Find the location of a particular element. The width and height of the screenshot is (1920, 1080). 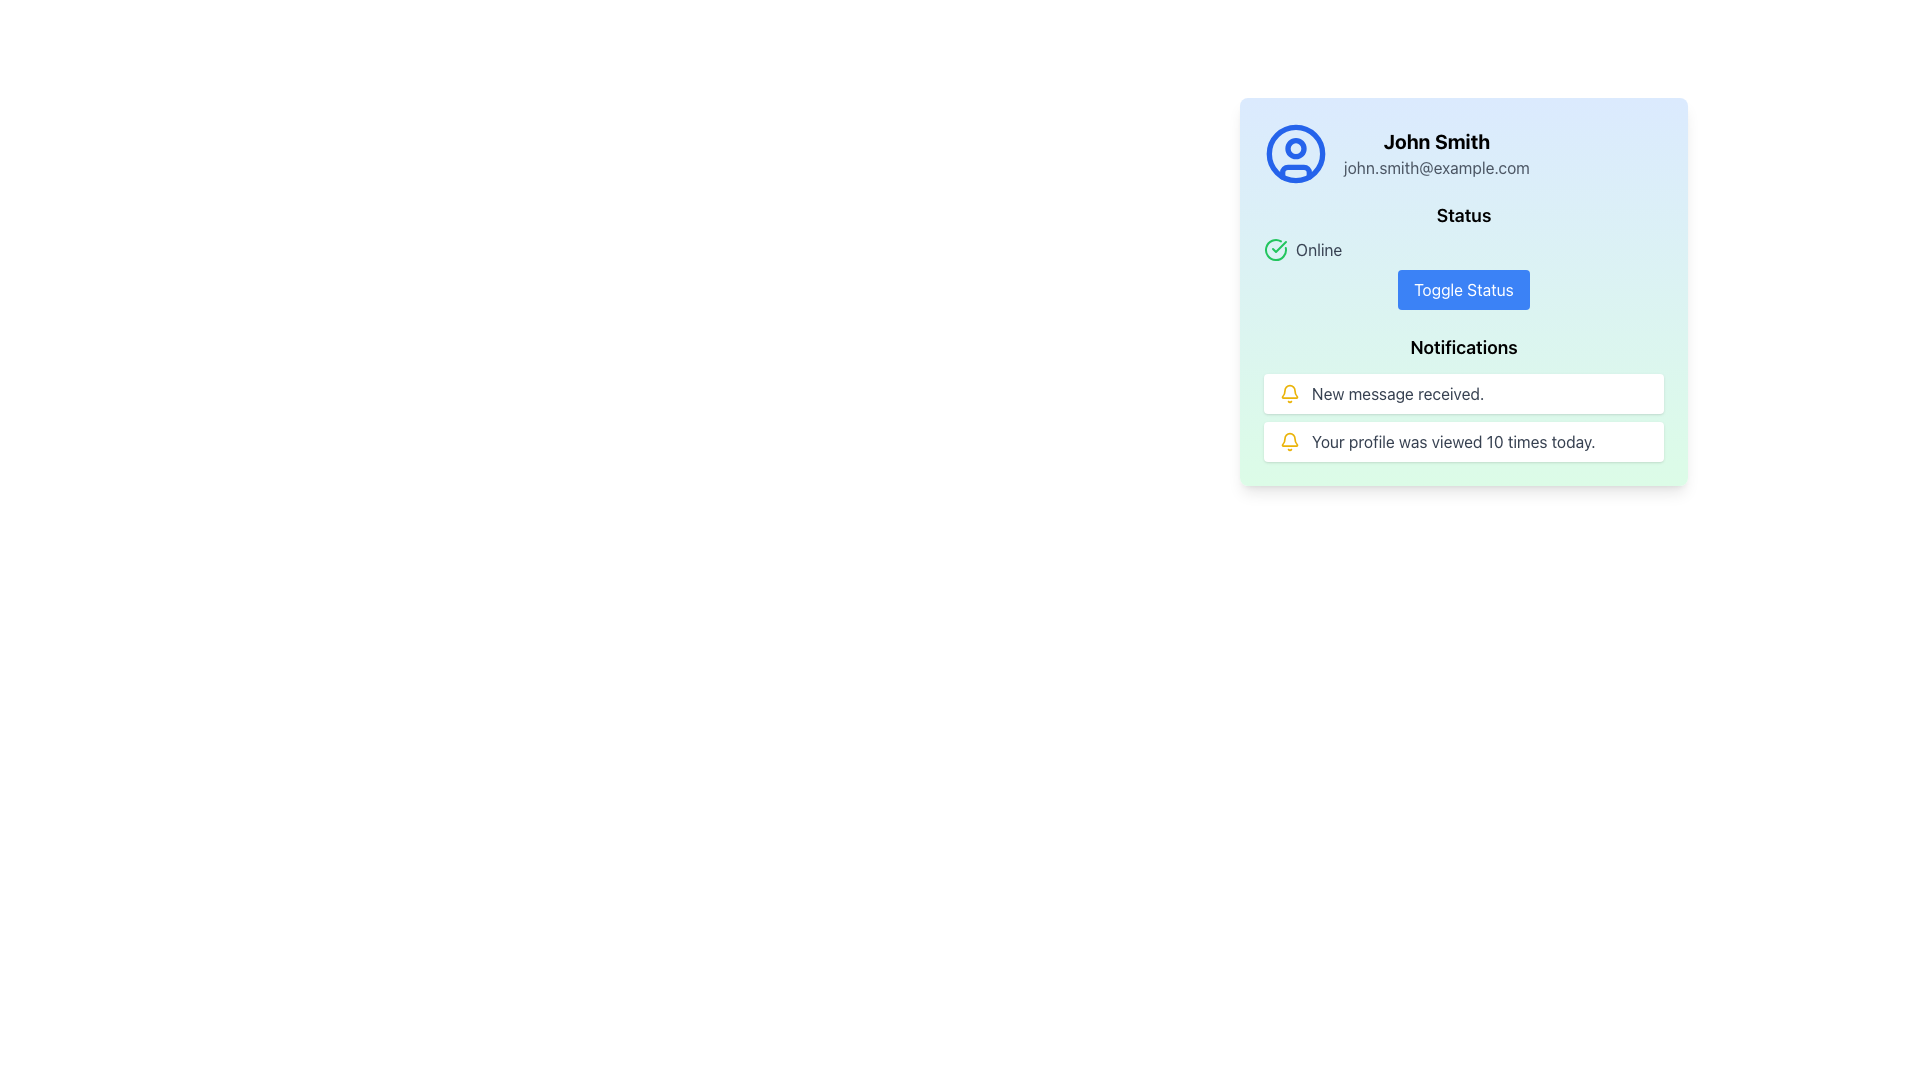

the small circular SVG Circle located within the profile icon at the top-left corner of the card interface, which is part of the user's profile representation is located at coordinates (1296, 146).